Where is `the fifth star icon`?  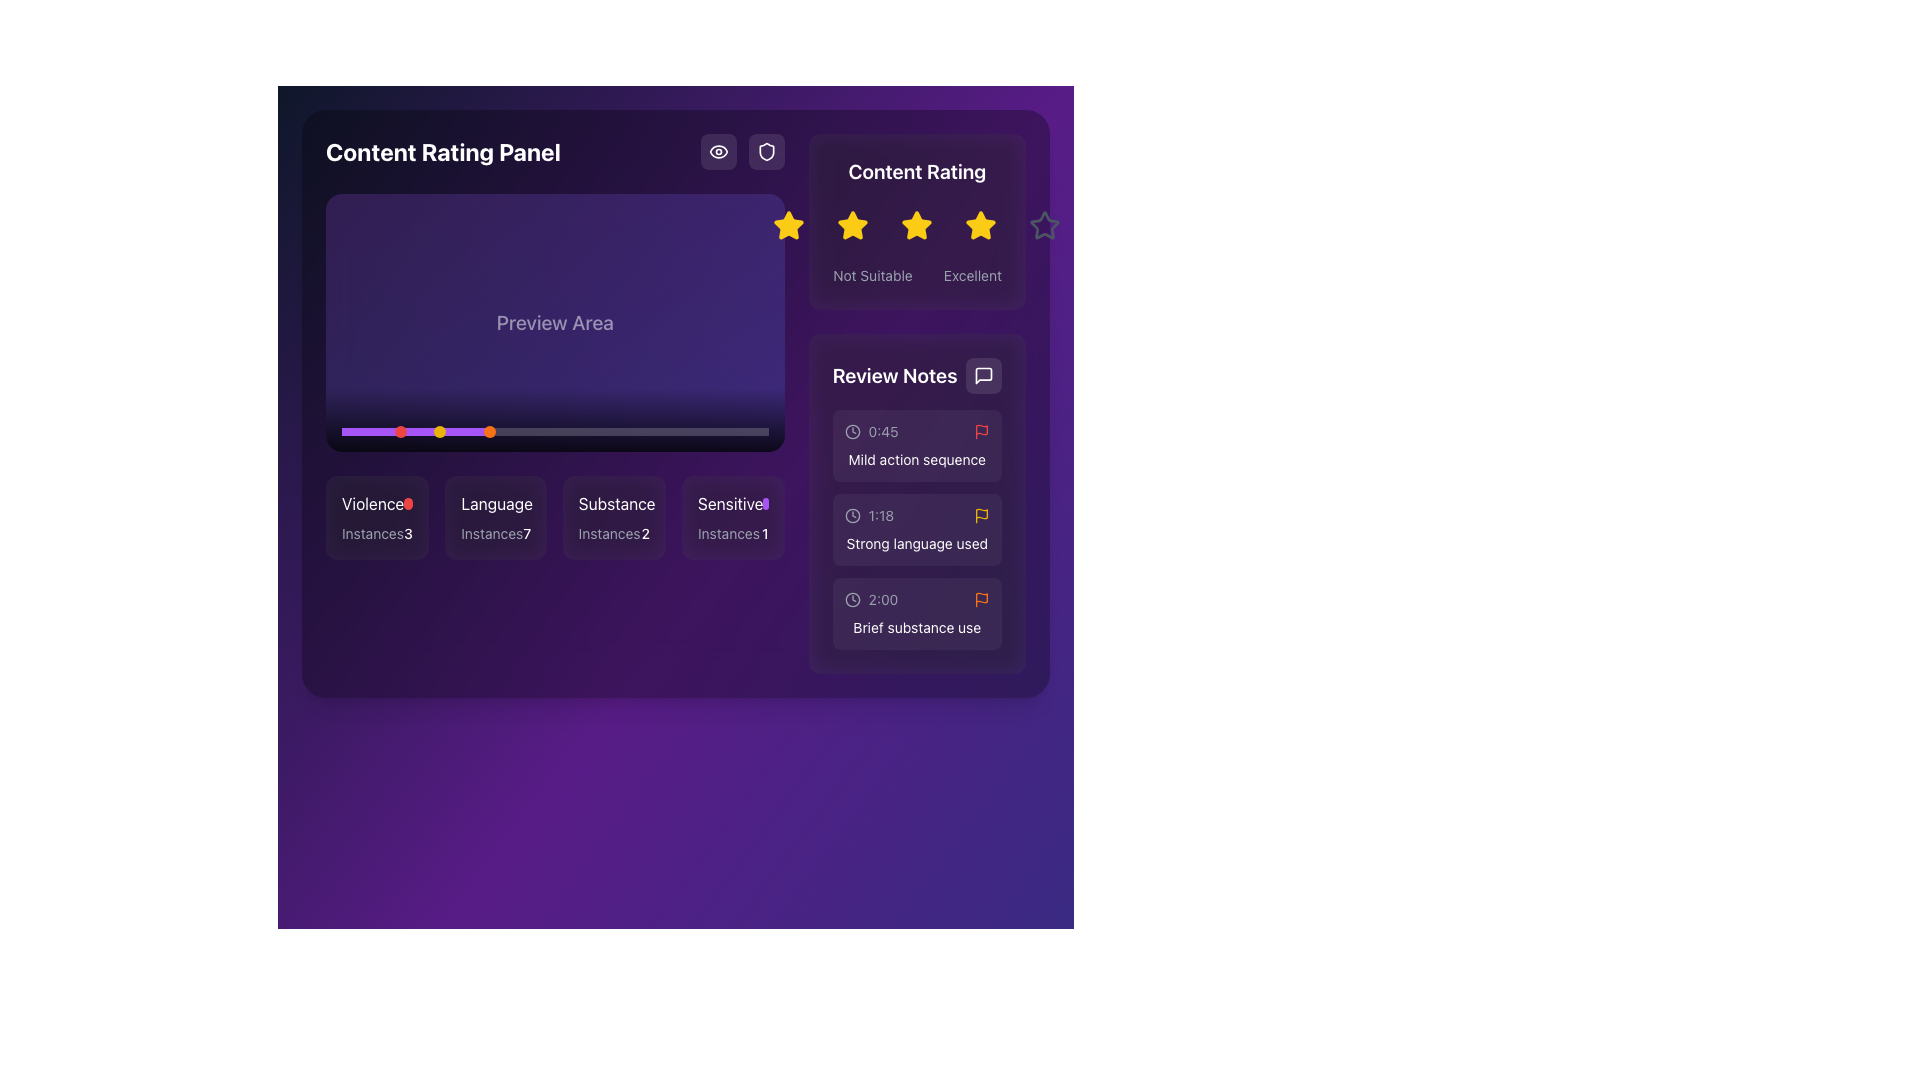
the fifth star icon is located at coordinates (1044, 225).